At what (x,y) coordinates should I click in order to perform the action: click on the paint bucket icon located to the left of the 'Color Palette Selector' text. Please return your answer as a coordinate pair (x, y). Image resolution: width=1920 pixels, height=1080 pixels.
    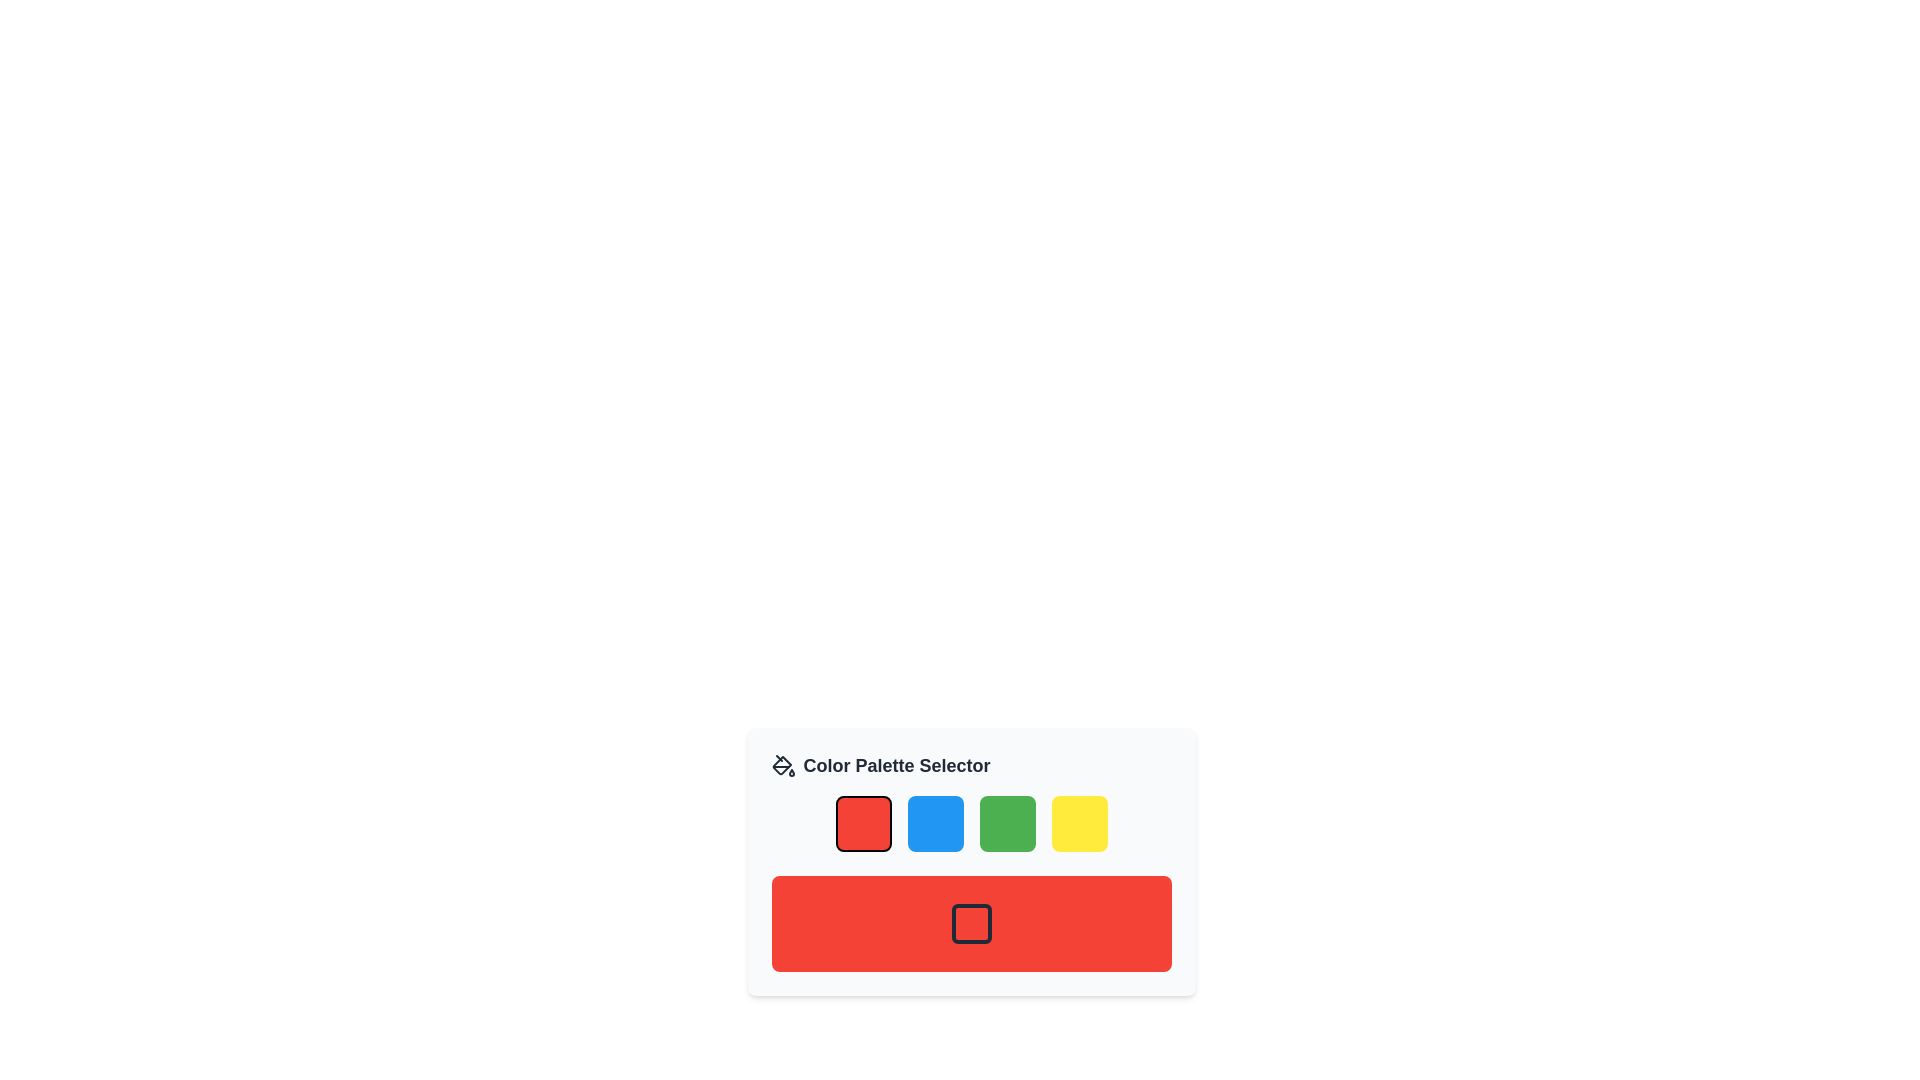
    Looking at the image, I should click on (782, 765).